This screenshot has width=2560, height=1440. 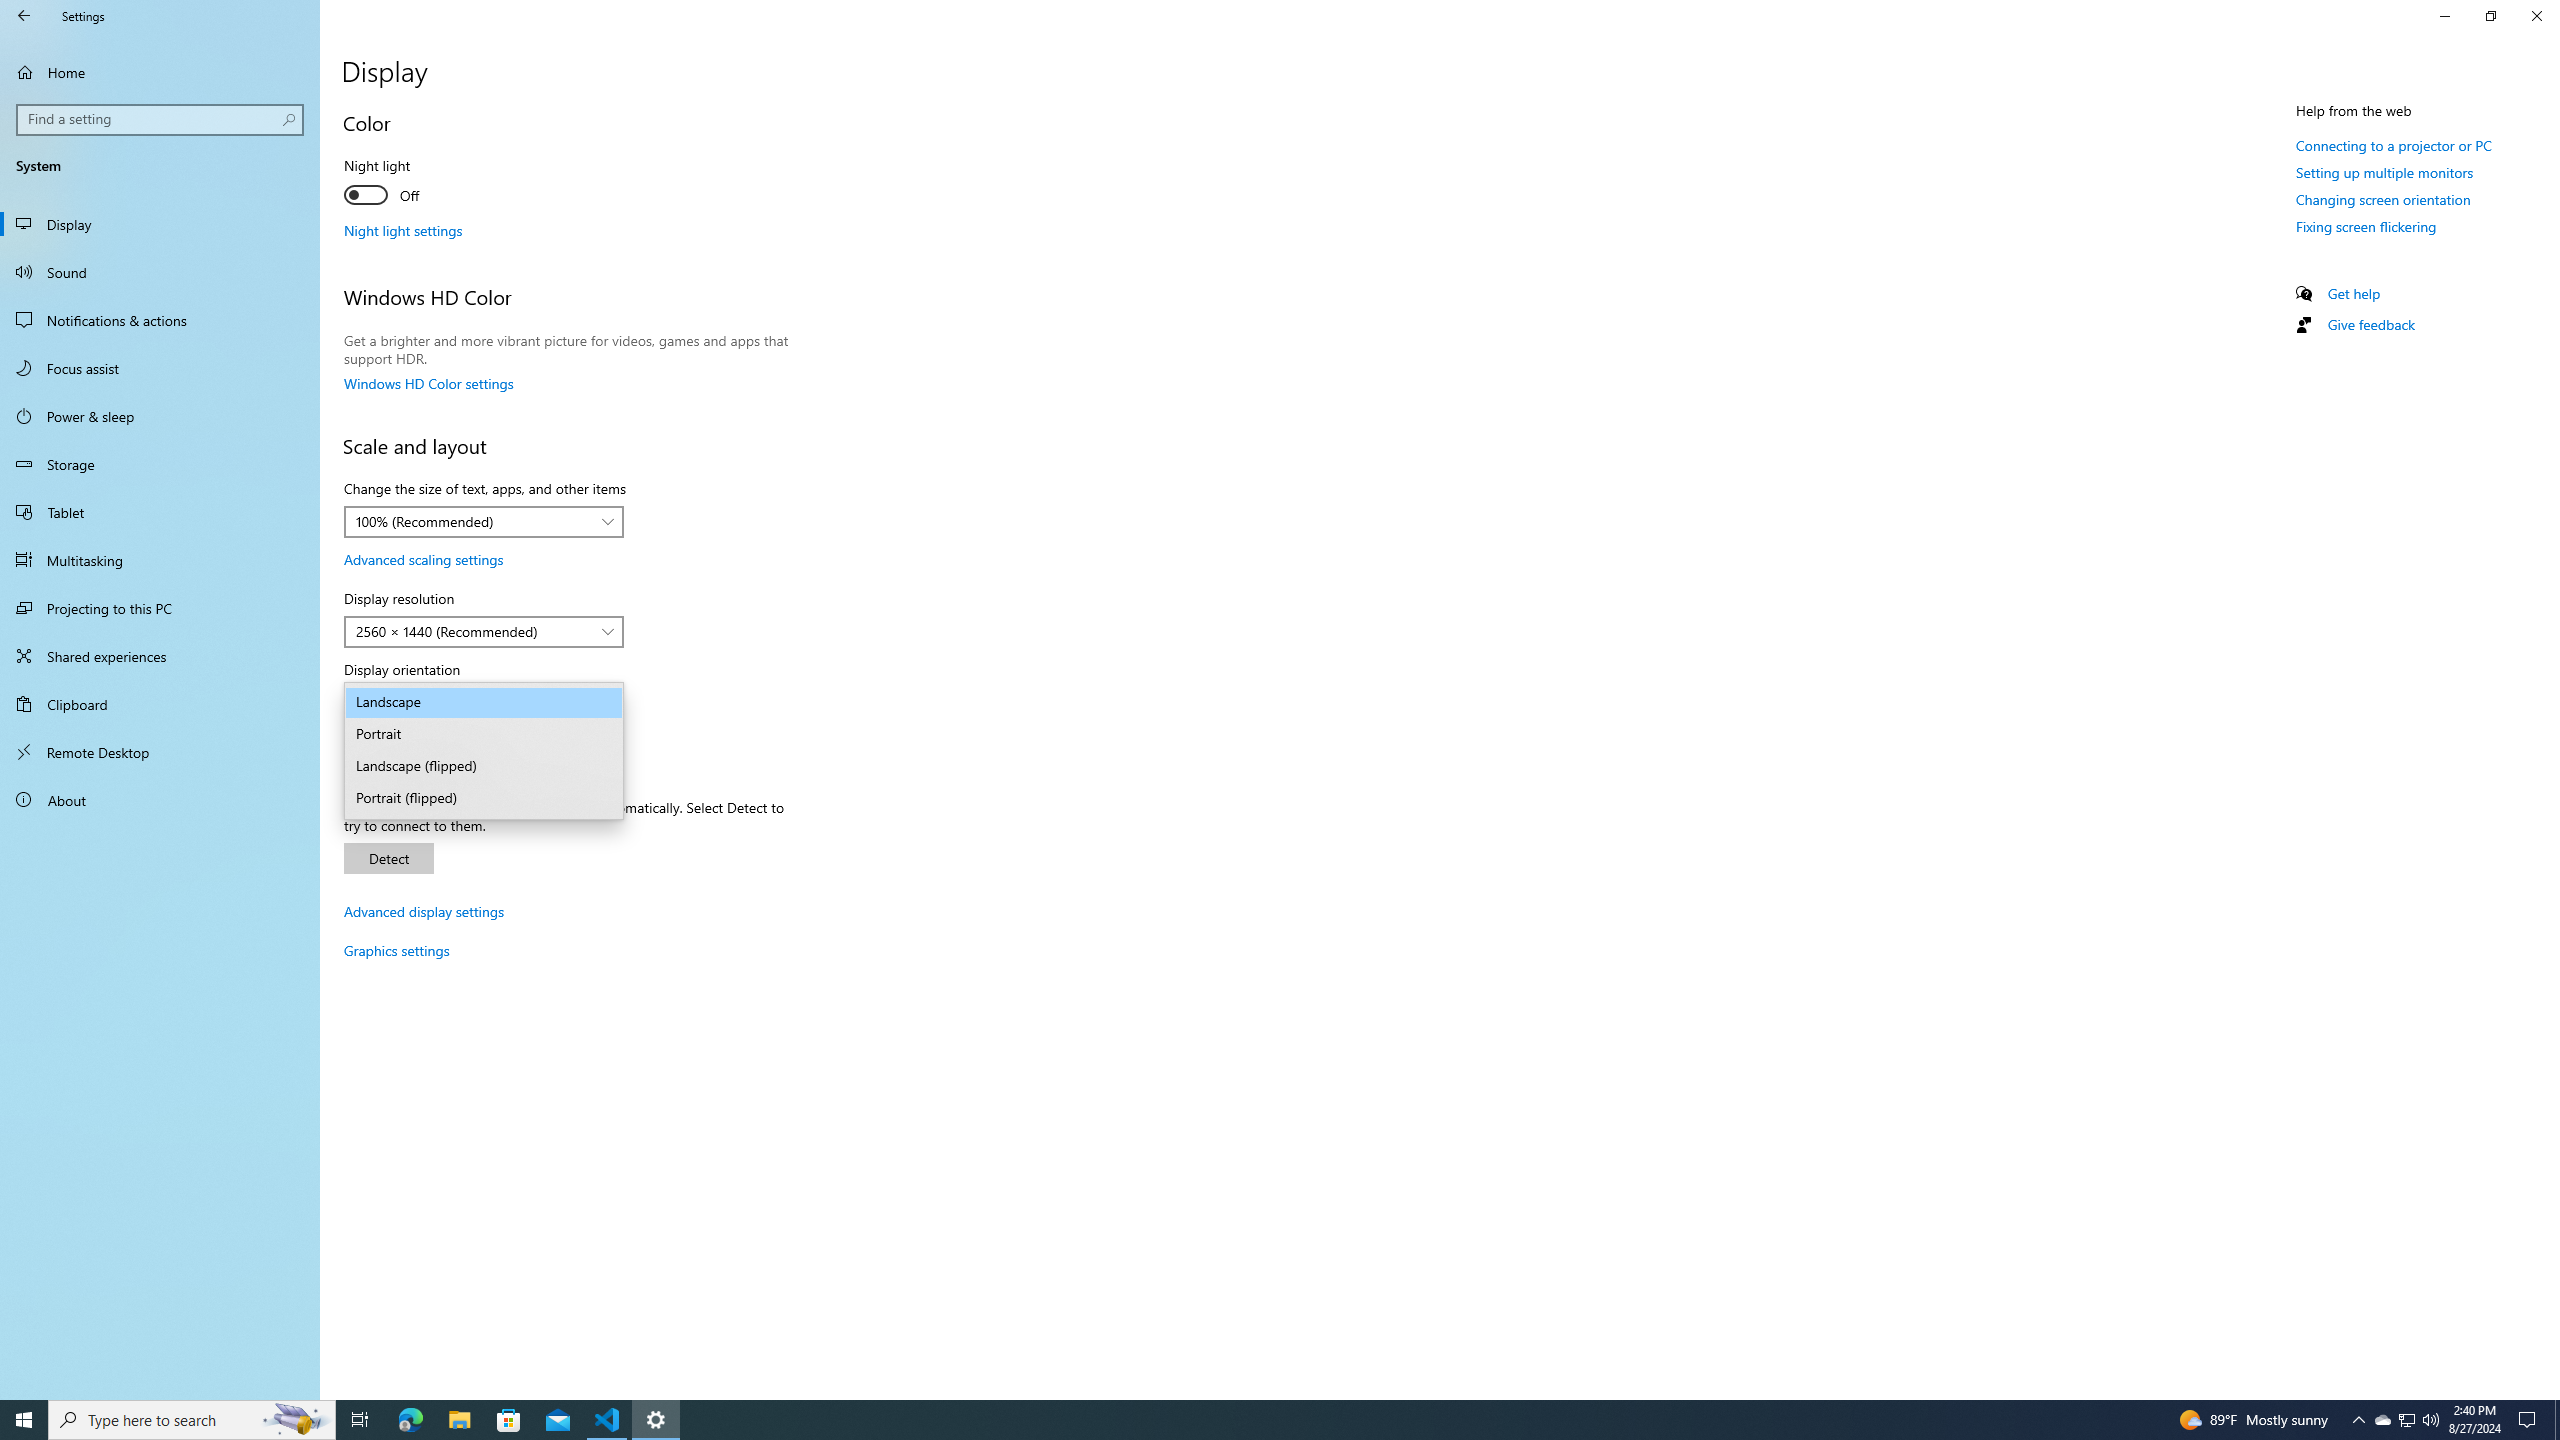 I want to click on 'Home', so click(x=159, y=72).